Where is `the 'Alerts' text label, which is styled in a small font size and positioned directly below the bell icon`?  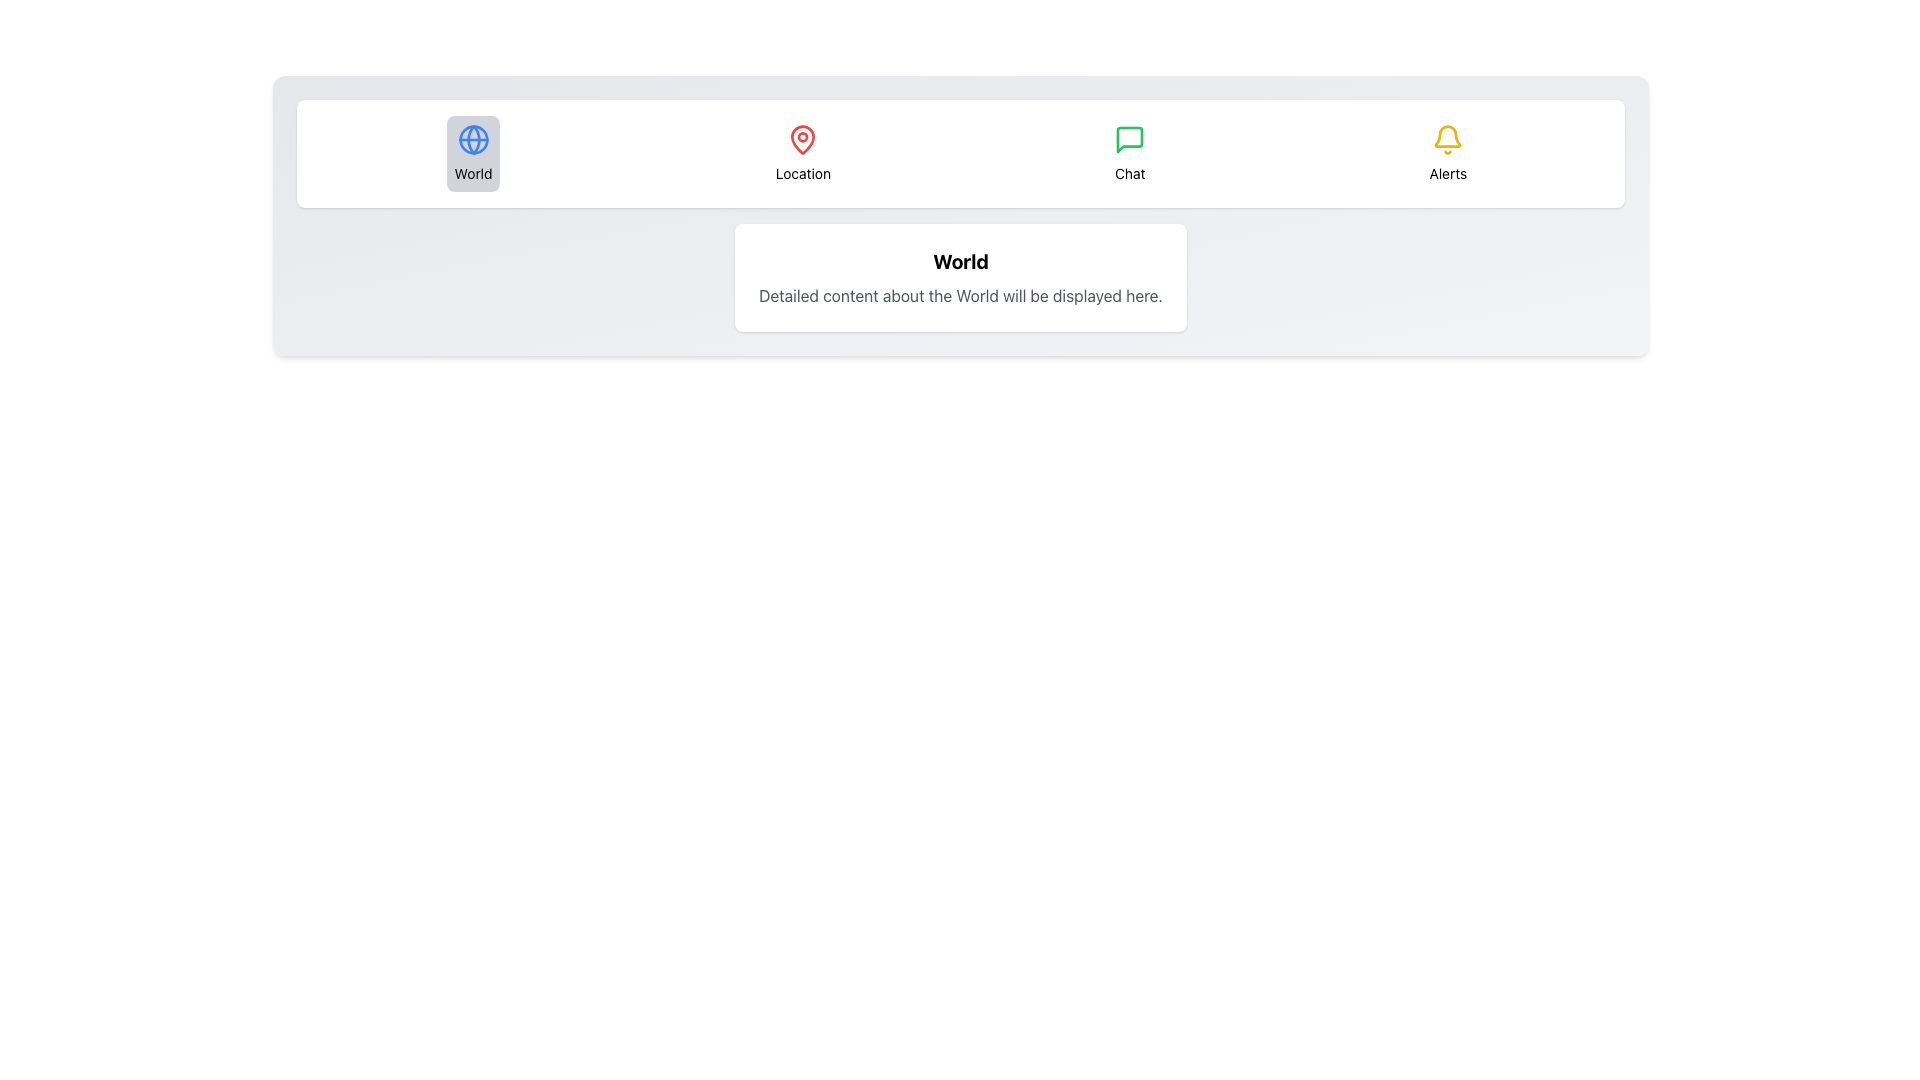
the 'Alerts' text label, which is styled in a small font size and positioned directly below the bell icon is located at coordinates (1448, 172).